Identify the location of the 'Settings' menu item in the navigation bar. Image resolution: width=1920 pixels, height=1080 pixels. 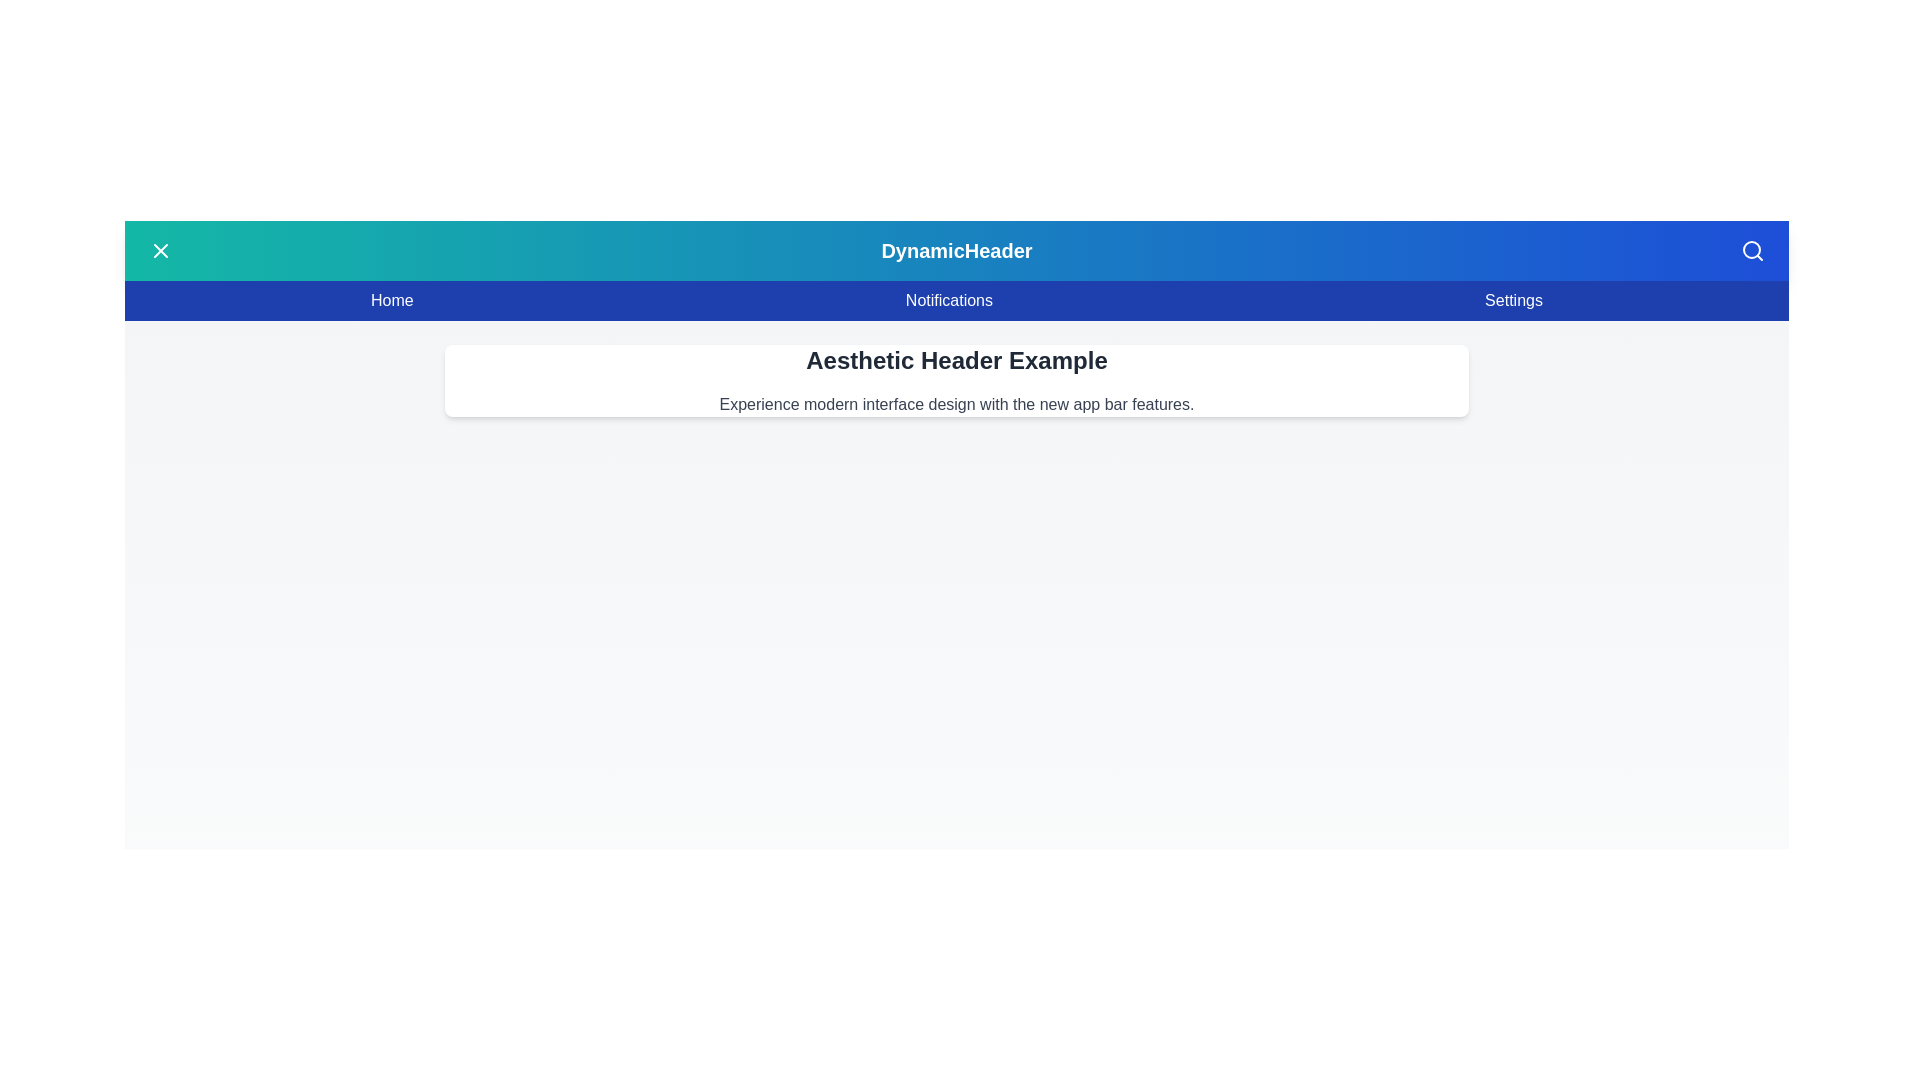
(1513, 300).